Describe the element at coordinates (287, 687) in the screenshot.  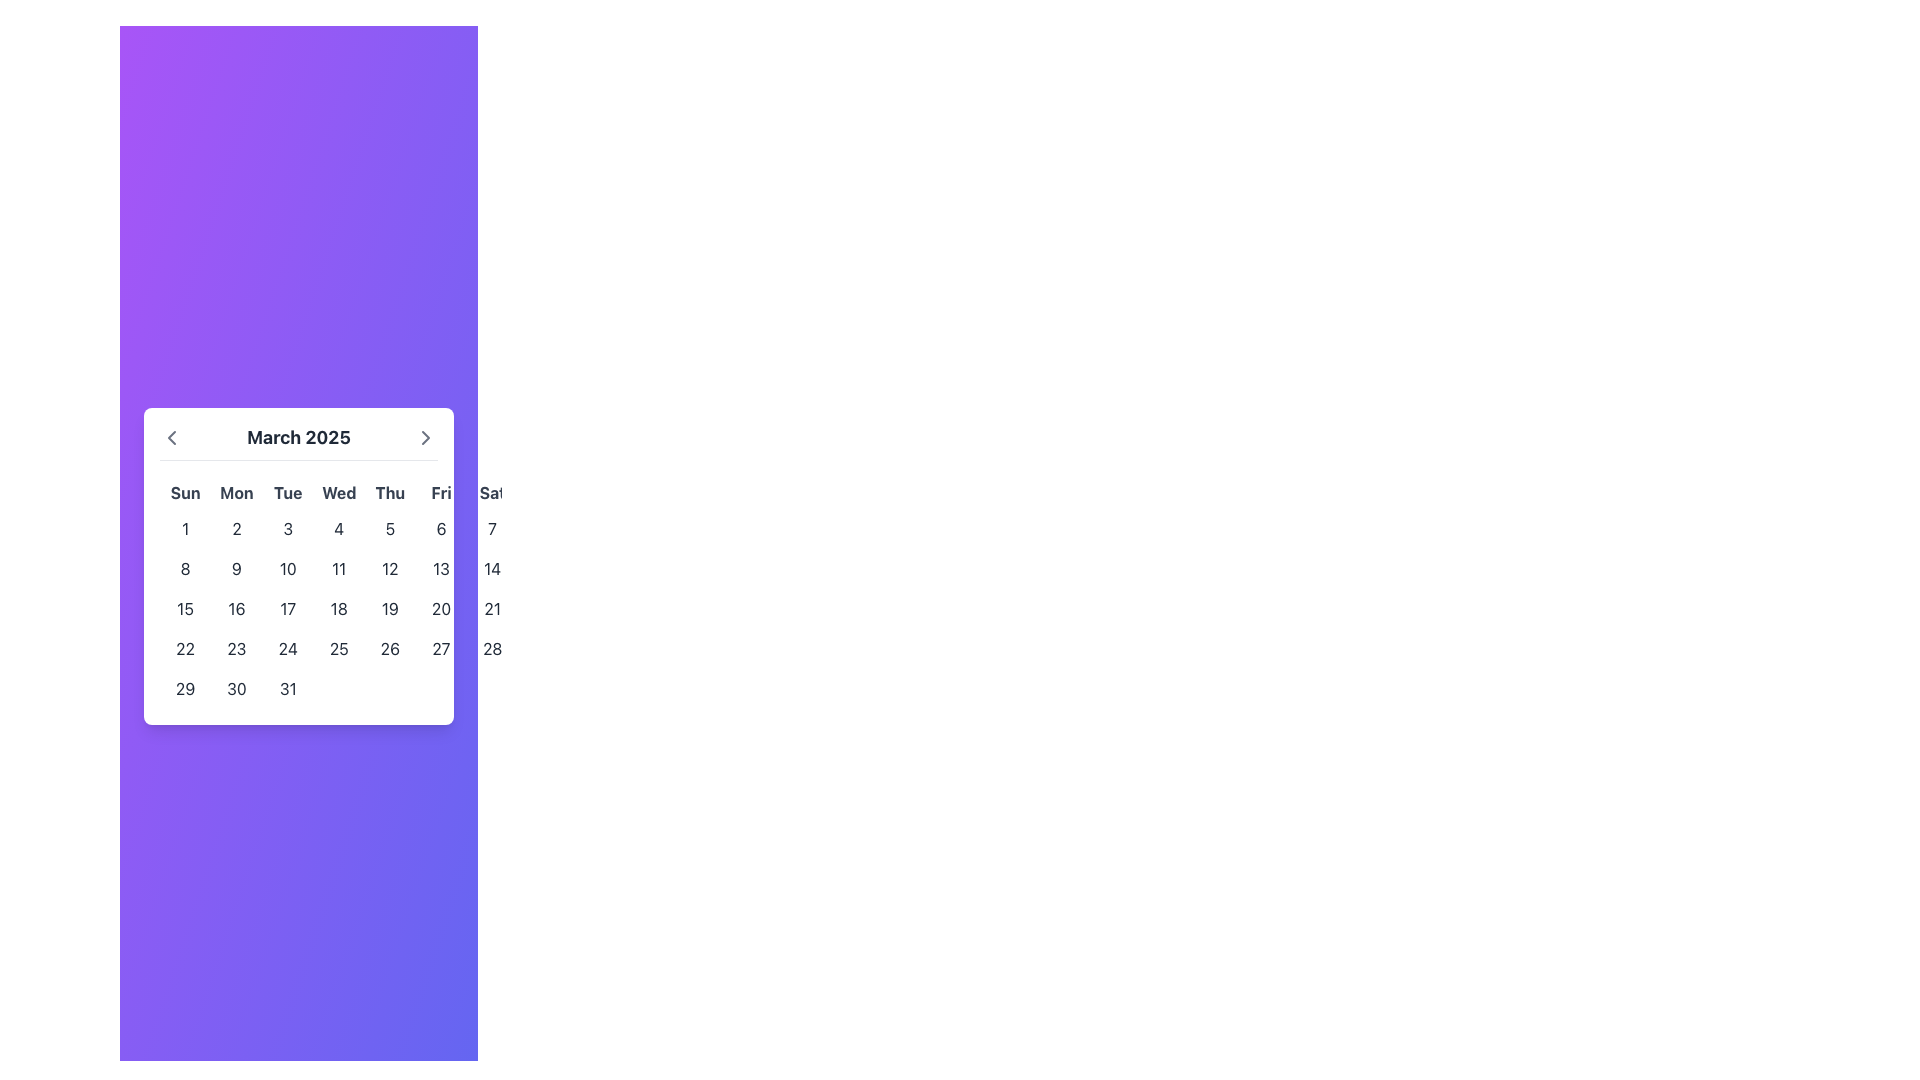
I see `the square button labeled '31' in the last row of the calendar grid for accessible mode` at that location.